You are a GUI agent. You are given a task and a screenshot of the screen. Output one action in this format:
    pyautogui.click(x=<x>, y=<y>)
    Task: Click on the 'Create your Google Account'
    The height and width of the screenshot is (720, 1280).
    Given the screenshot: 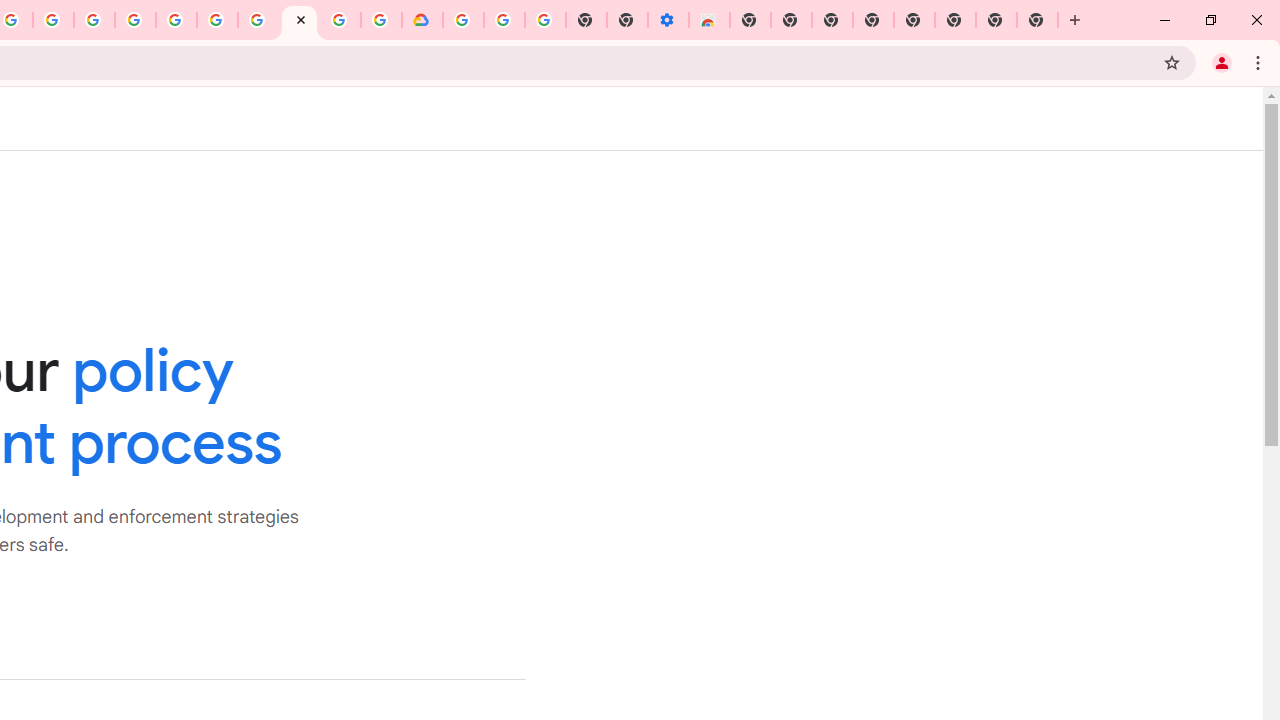 What is the action you would take?
    pyautogui.click(x=53, y=20)
    